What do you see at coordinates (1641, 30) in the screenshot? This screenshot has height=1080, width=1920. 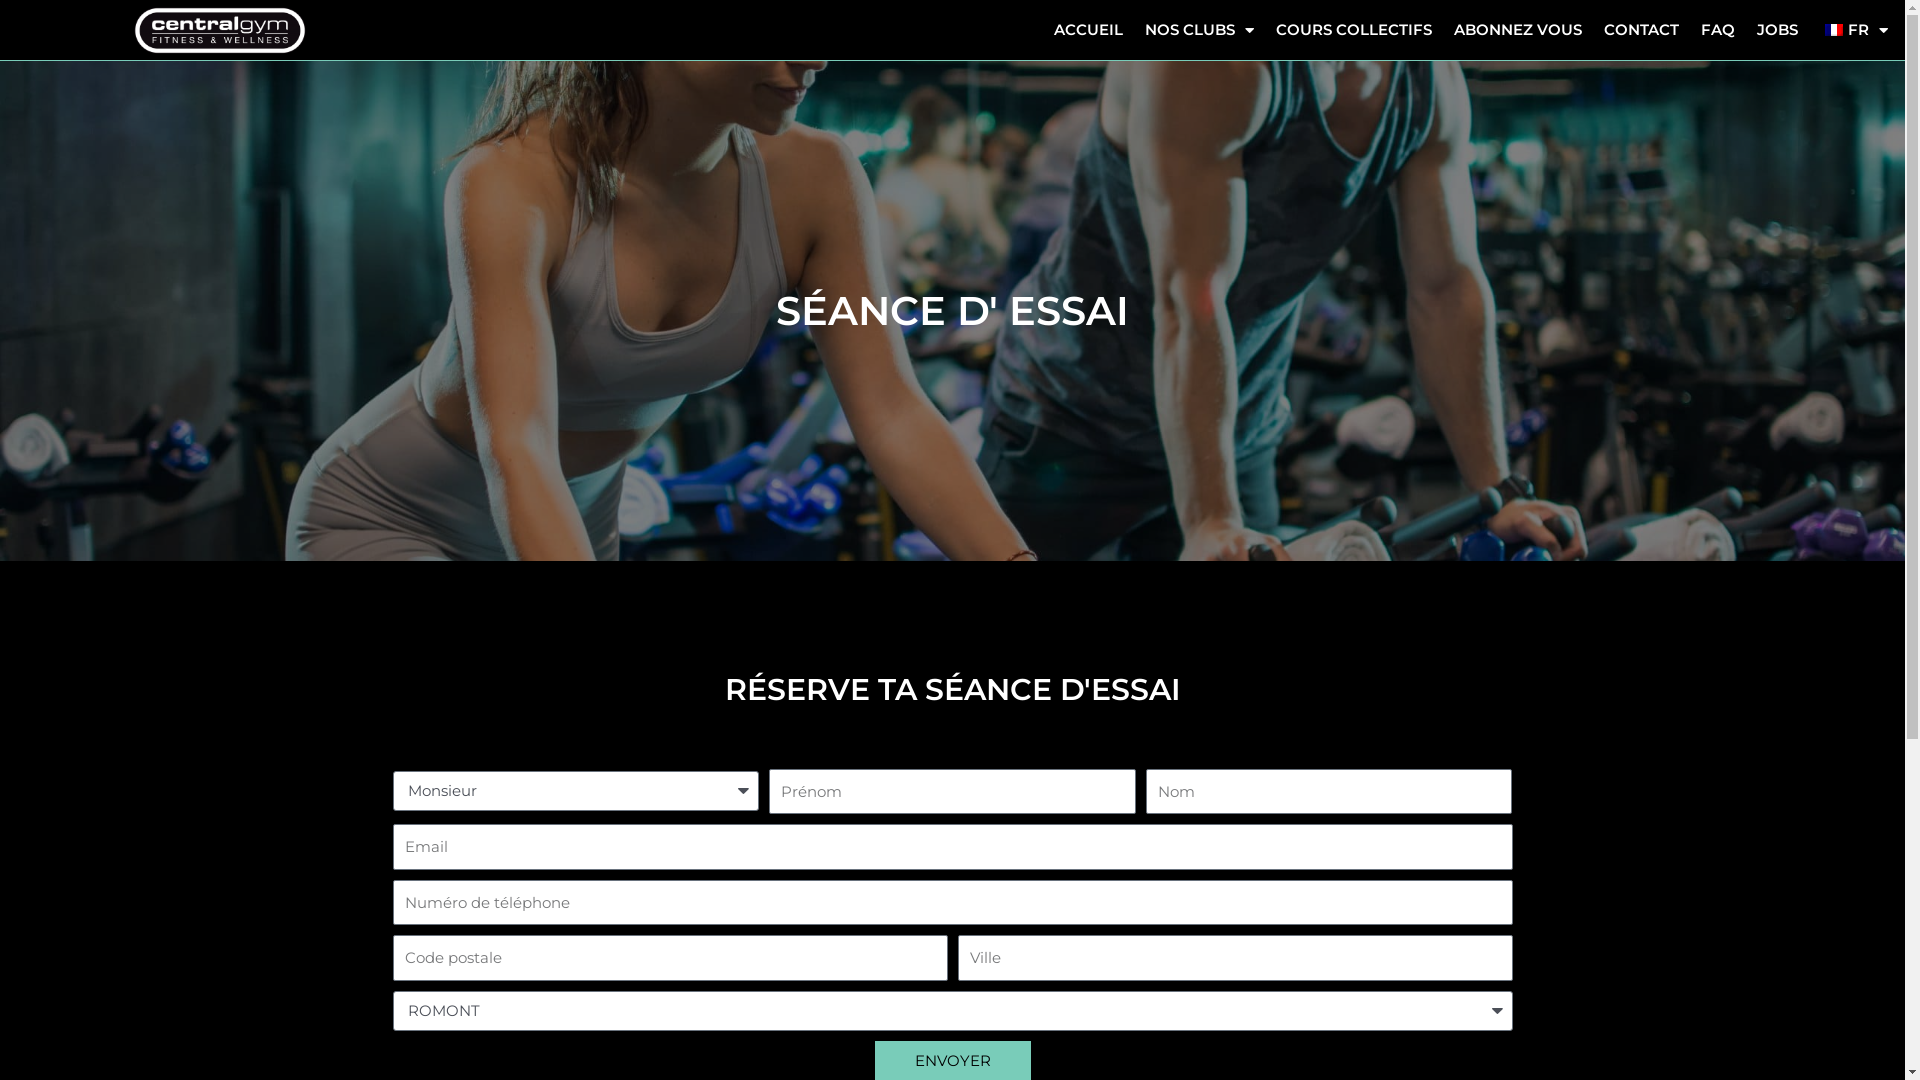 I see `'CONTACT'` at bounding box center [1641, 30].